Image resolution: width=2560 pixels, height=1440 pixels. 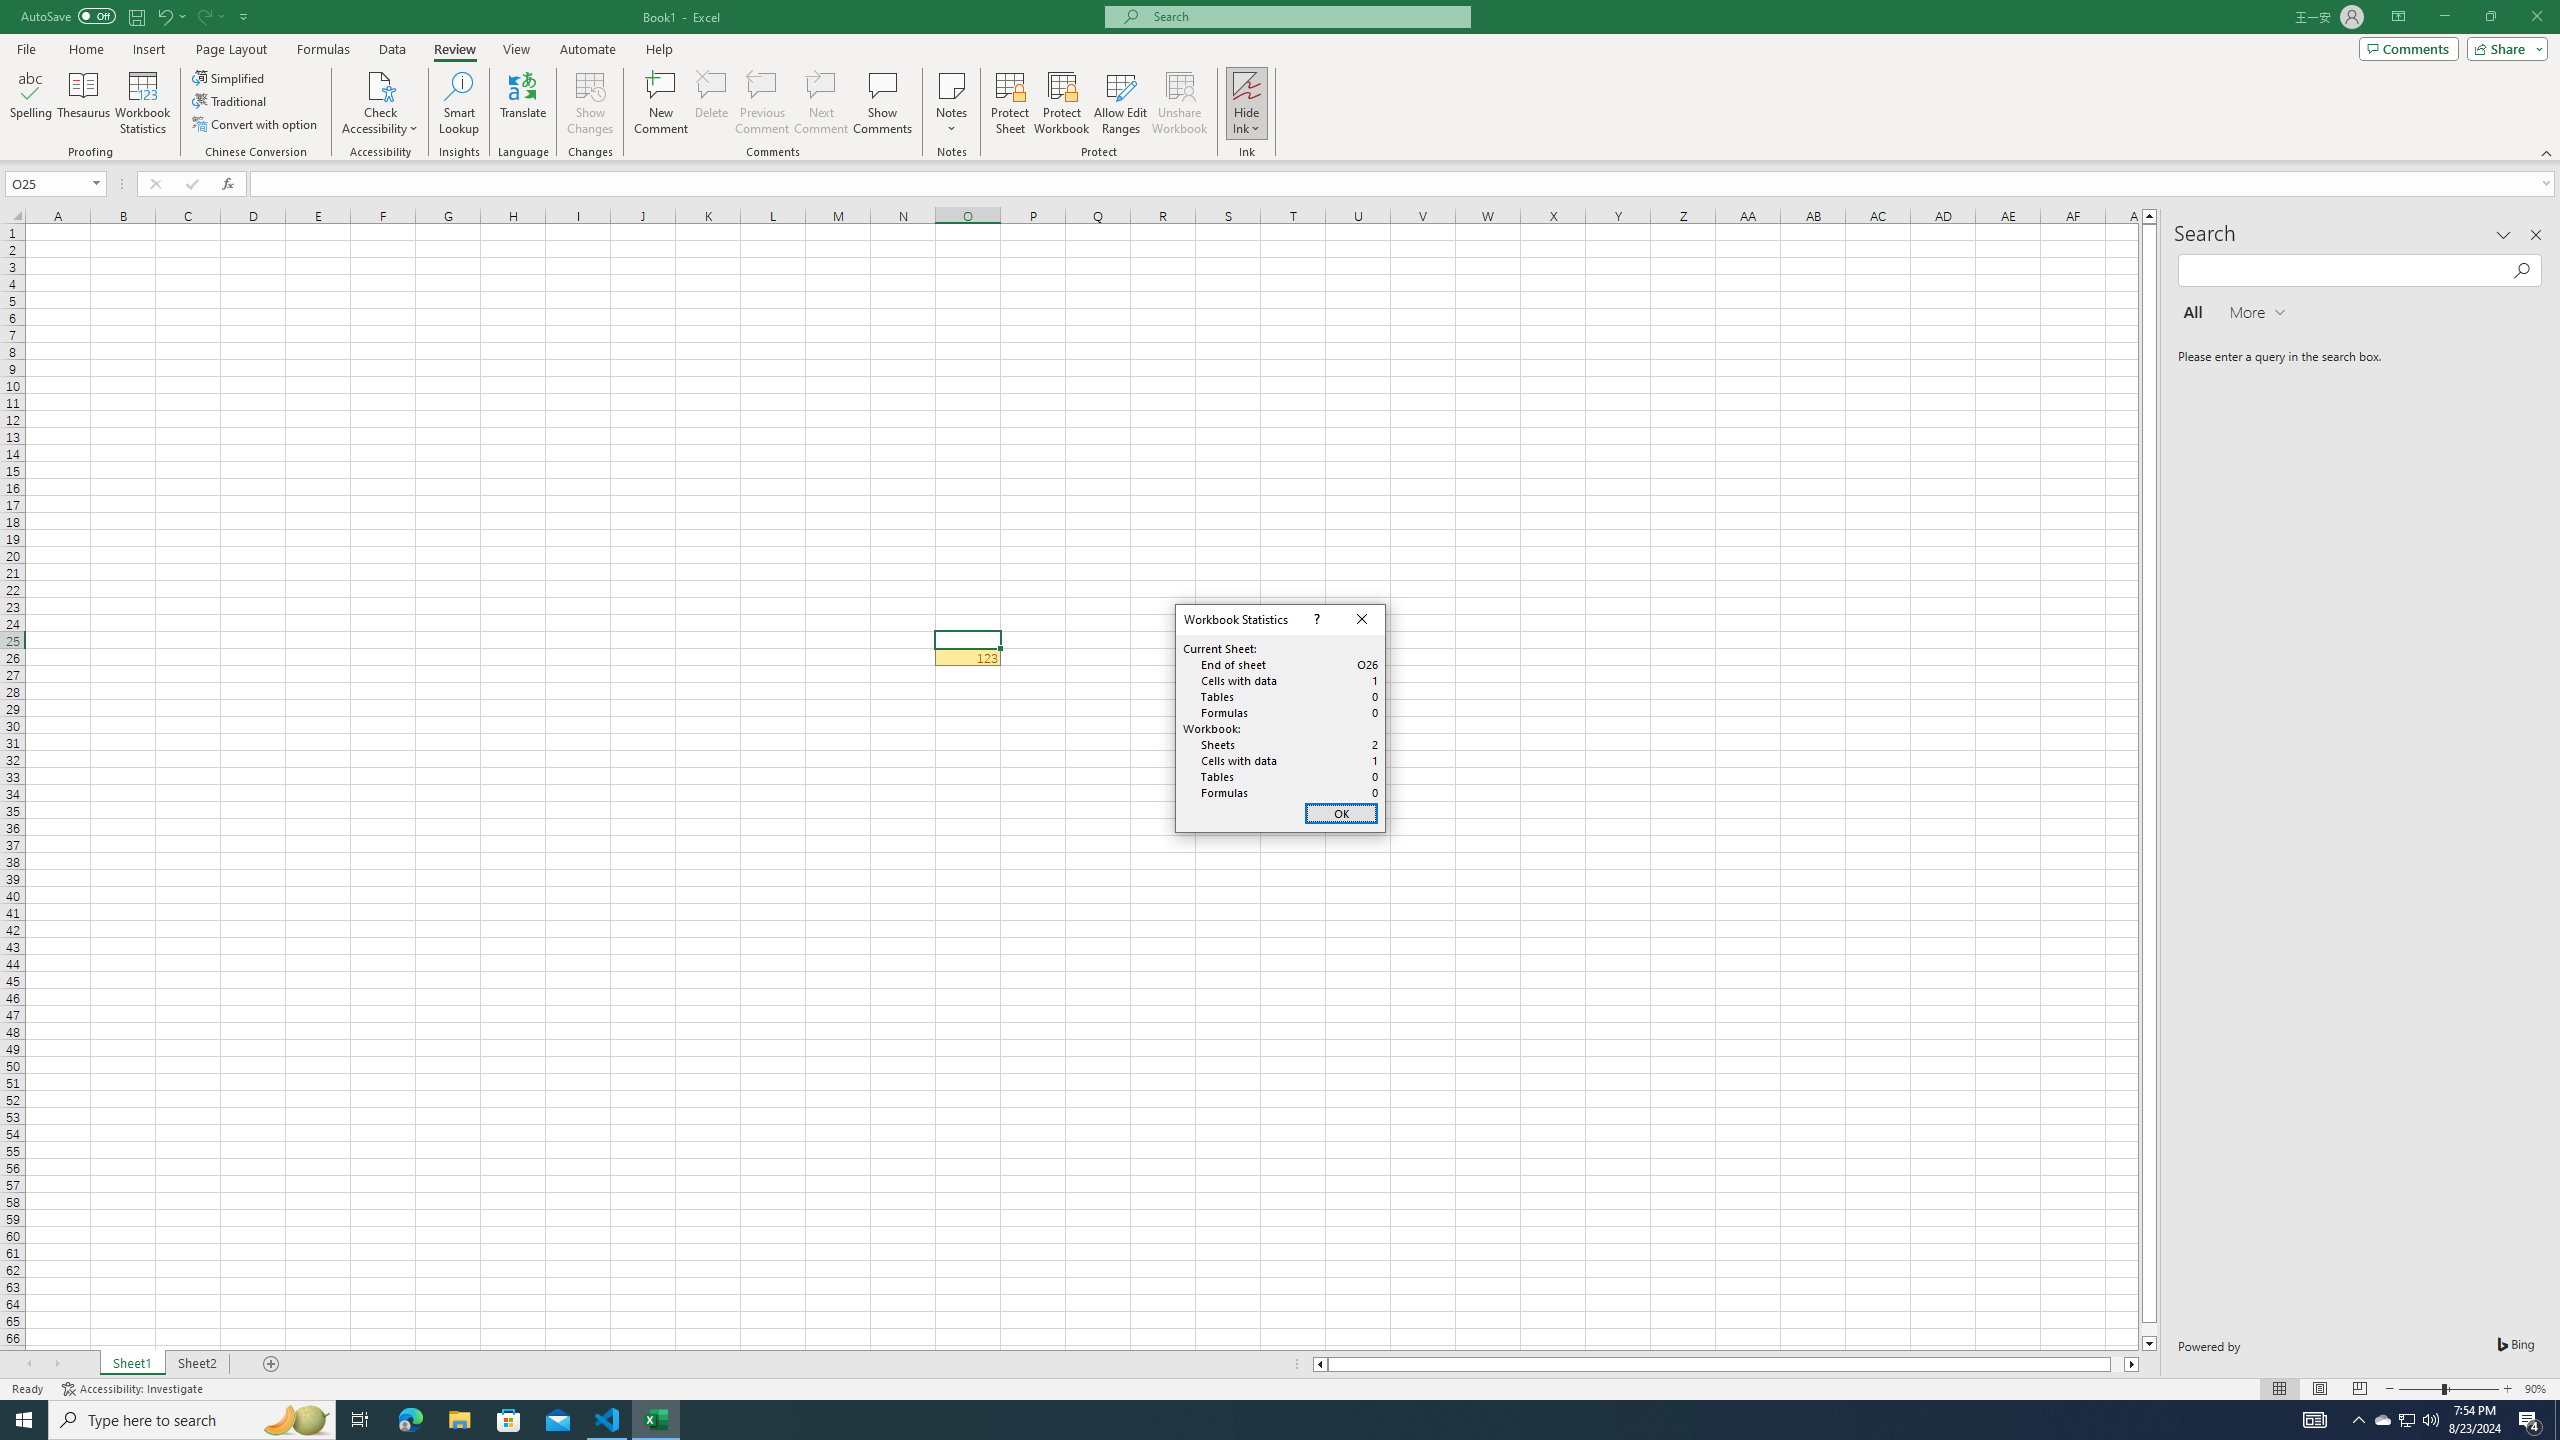 I want to click on 'Visual Studio Code - 1 running window', so click(x=607, y=1418).